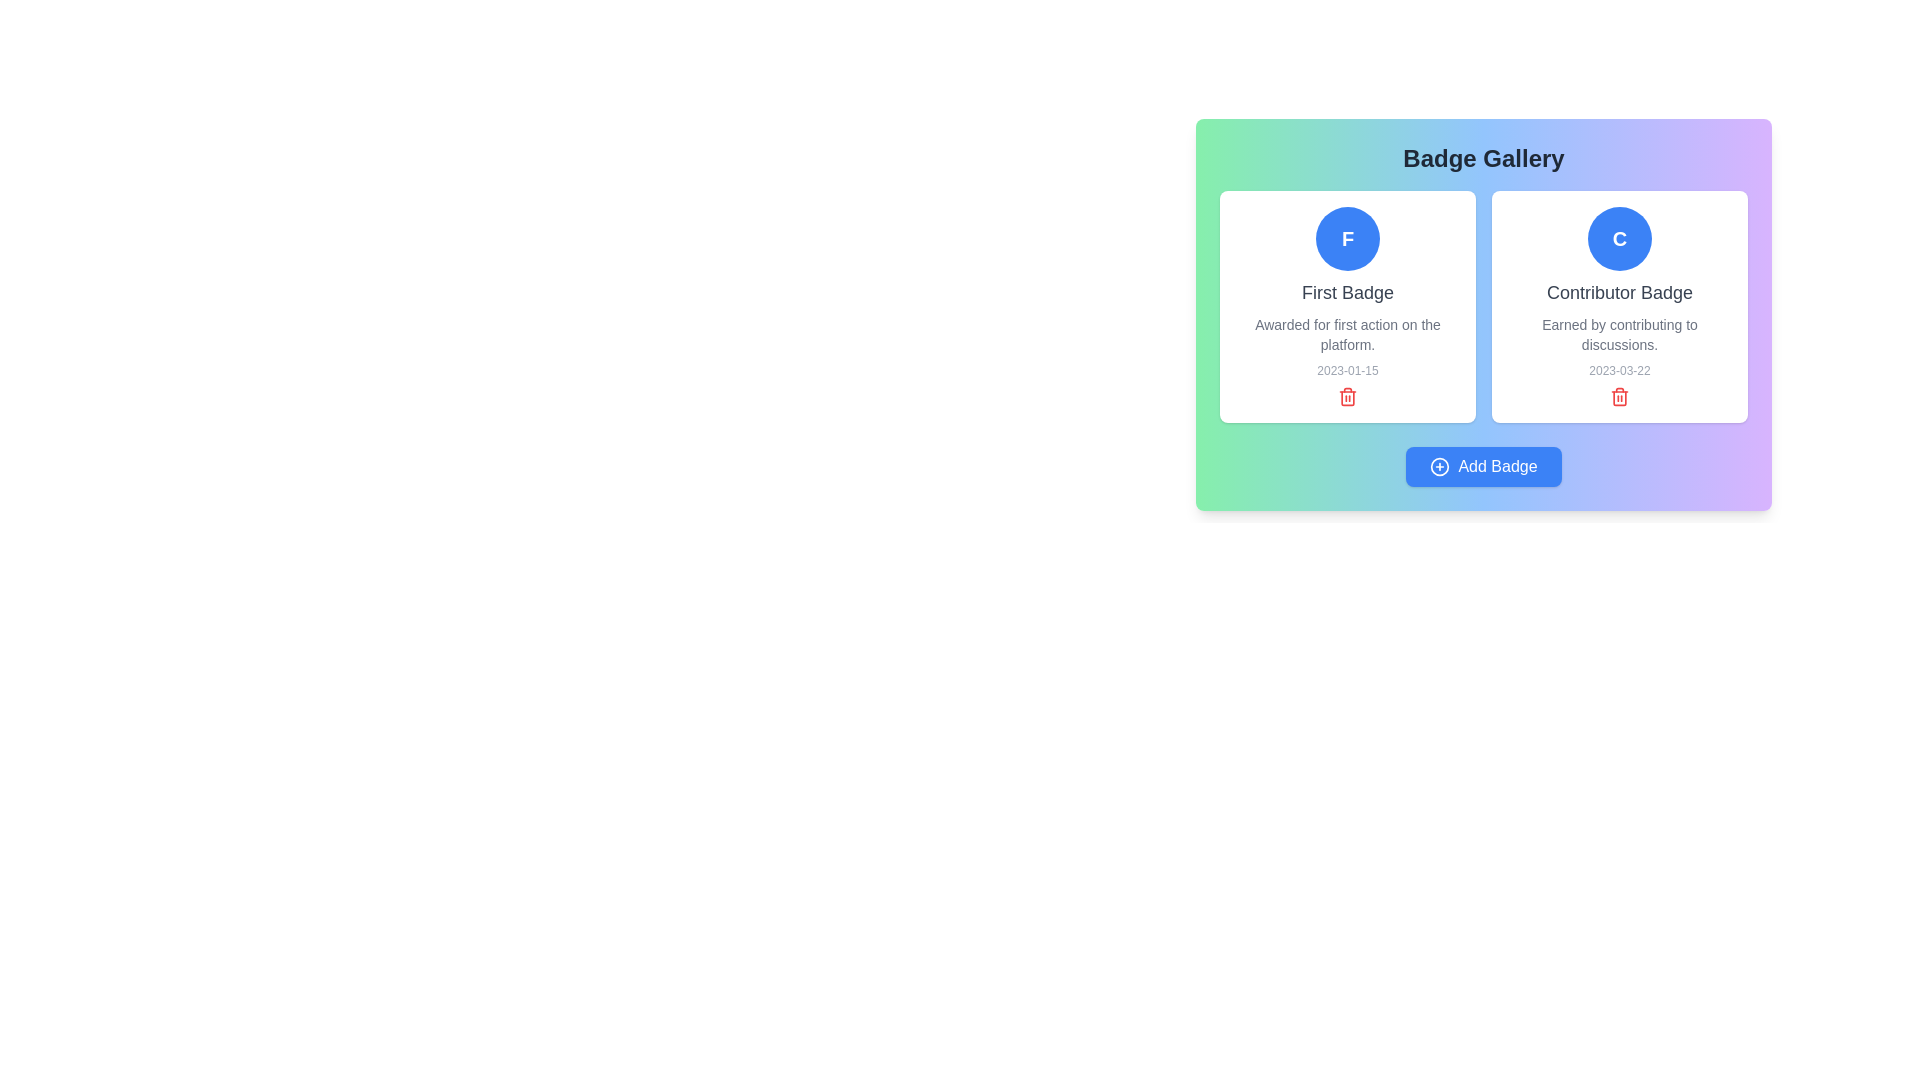 This screenshot has width=1920, height=1080. I want to click on the Decorative SVG Circle that serves as part of the 'Add Badge' button's design, located at the center of the button, so click(1440, 466).